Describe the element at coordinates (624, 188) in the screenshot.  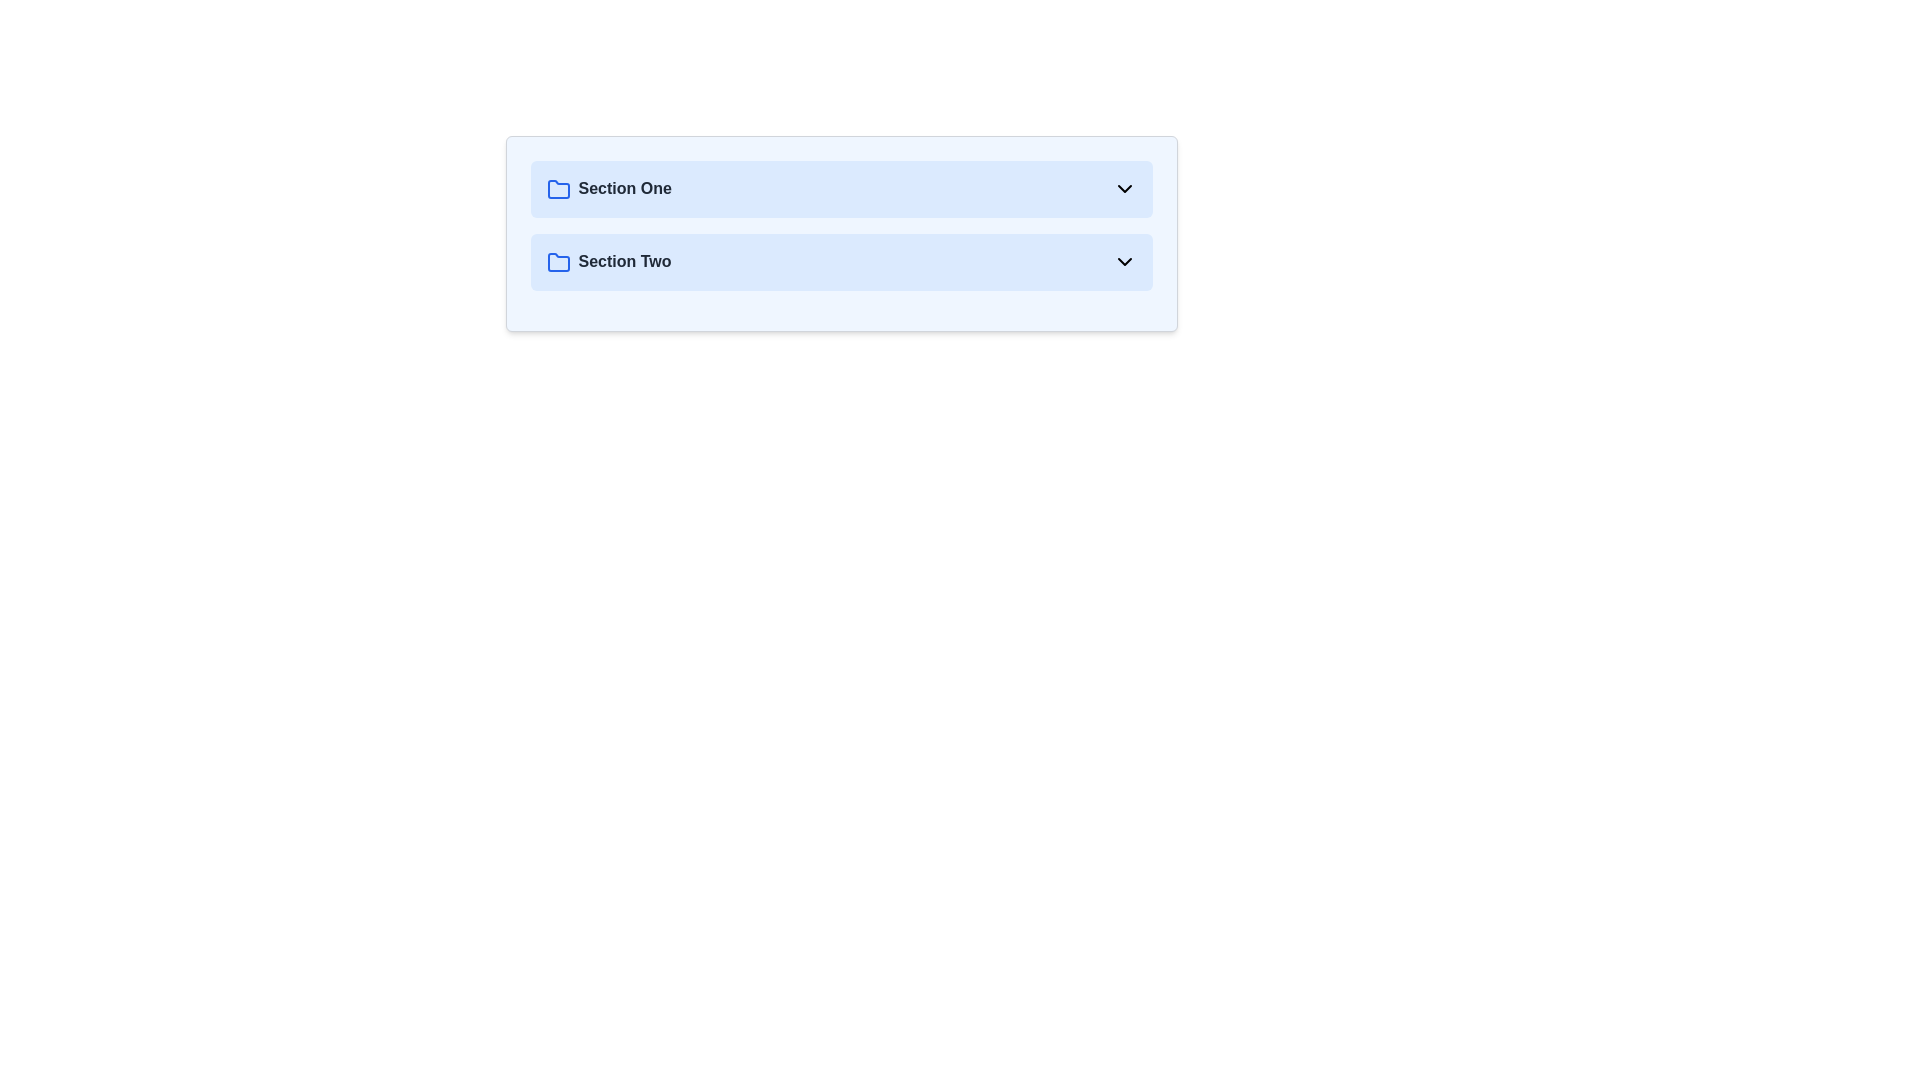
I see `text label displaying 'Section One' which is in bold gray font and located at the top of the section headers, to the right of a blue folder icon` at that location.